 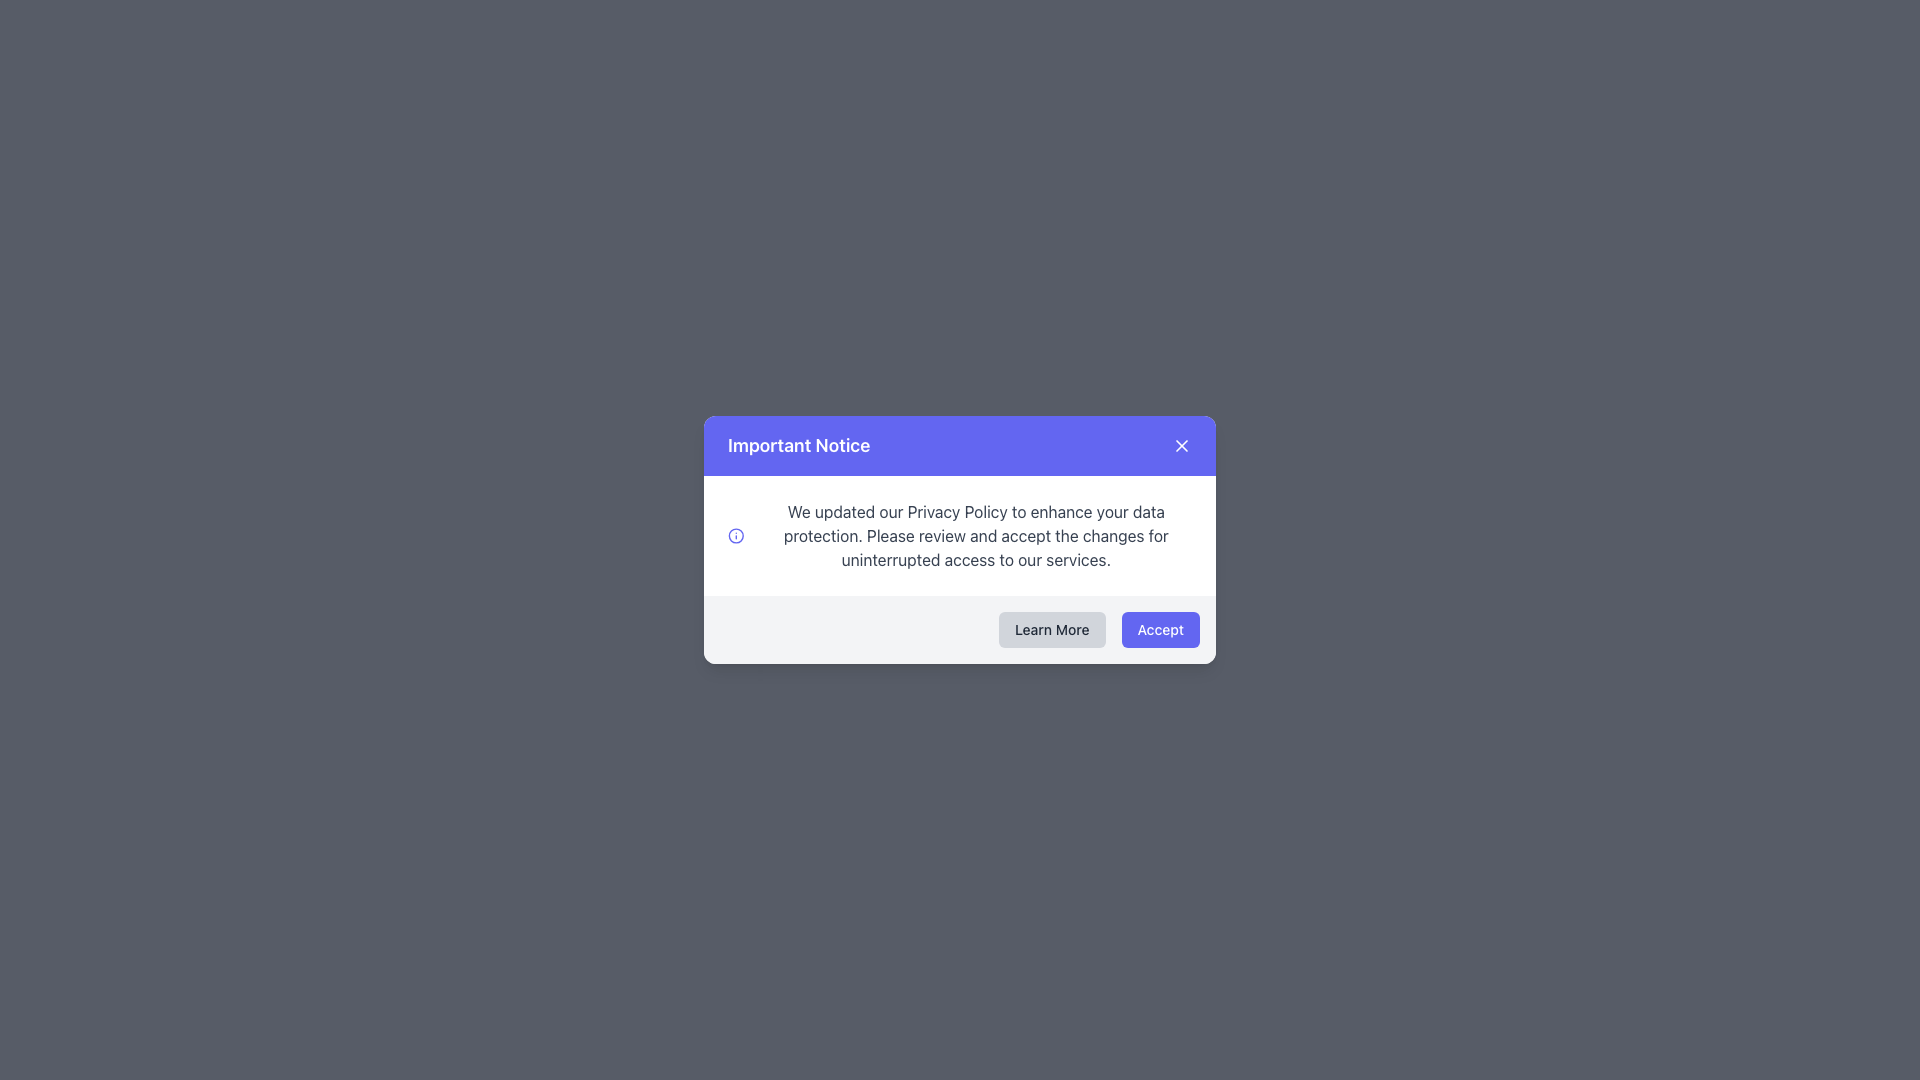 I want to click on informational message displayed in the text block that states: 'We updated our Privacy Policy to enhance your data protection. Please review and accept the changes for uninterrupted access to our services.', so click(x=960, y=535).